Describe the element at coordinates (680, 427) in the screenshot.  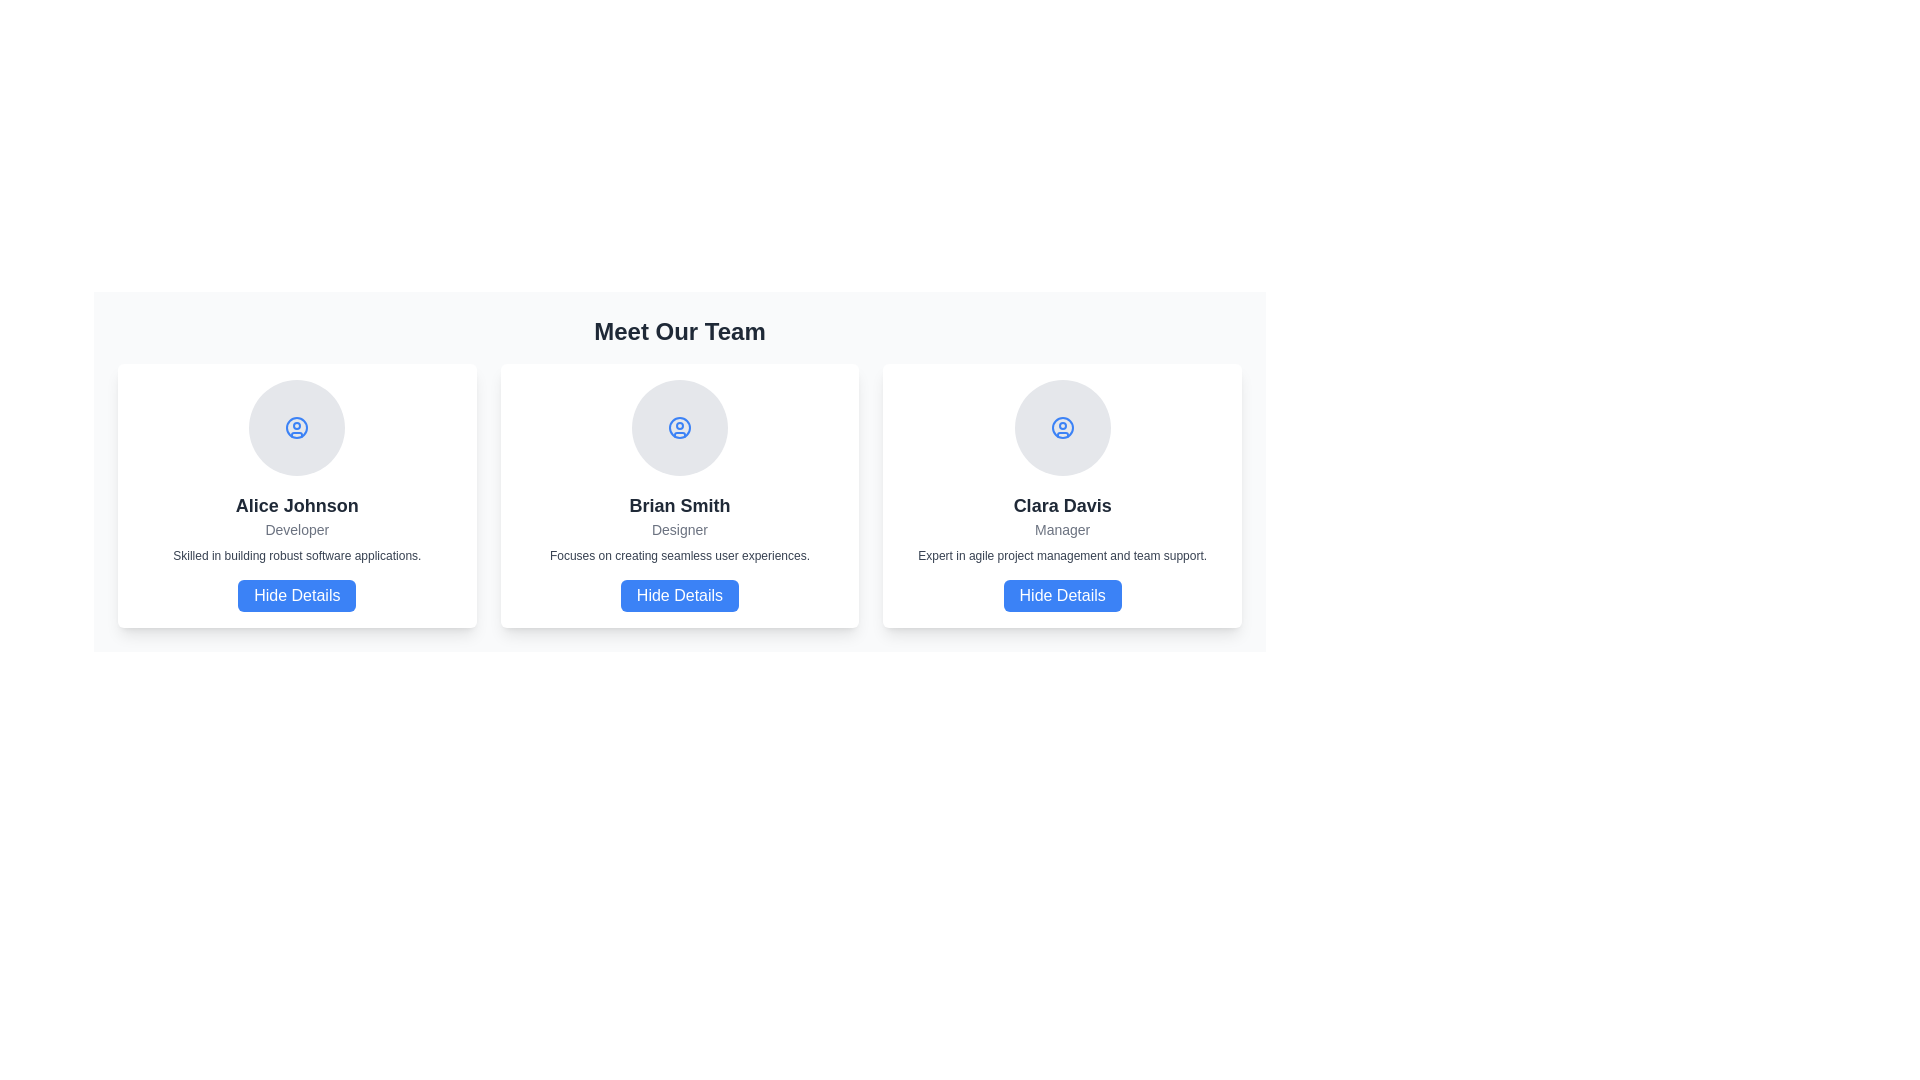
I see `the user icon representing Brian Smith, which is located in the center card of three horizontally arranged cards` at that location.